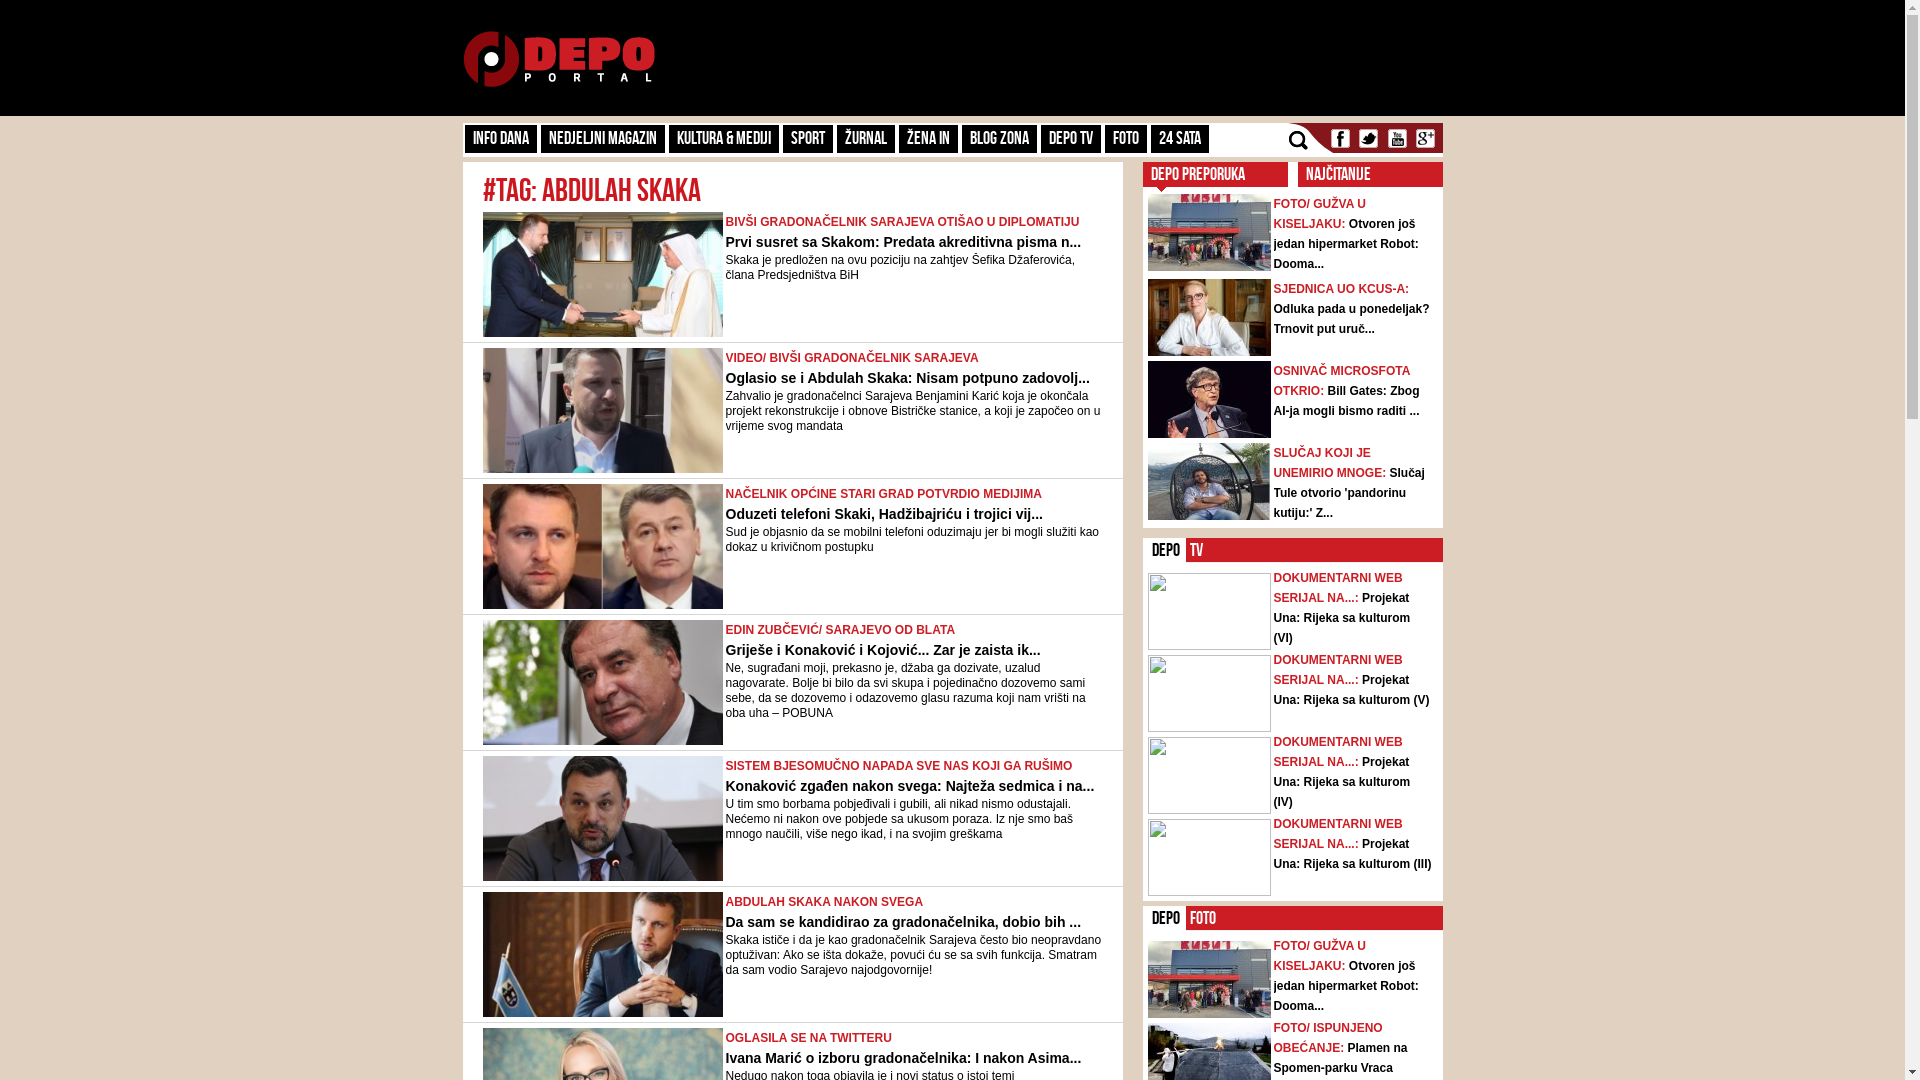  I want to click on 'Projekat Una: Rijeka sa kulturom (V)', so click(1352, 689).